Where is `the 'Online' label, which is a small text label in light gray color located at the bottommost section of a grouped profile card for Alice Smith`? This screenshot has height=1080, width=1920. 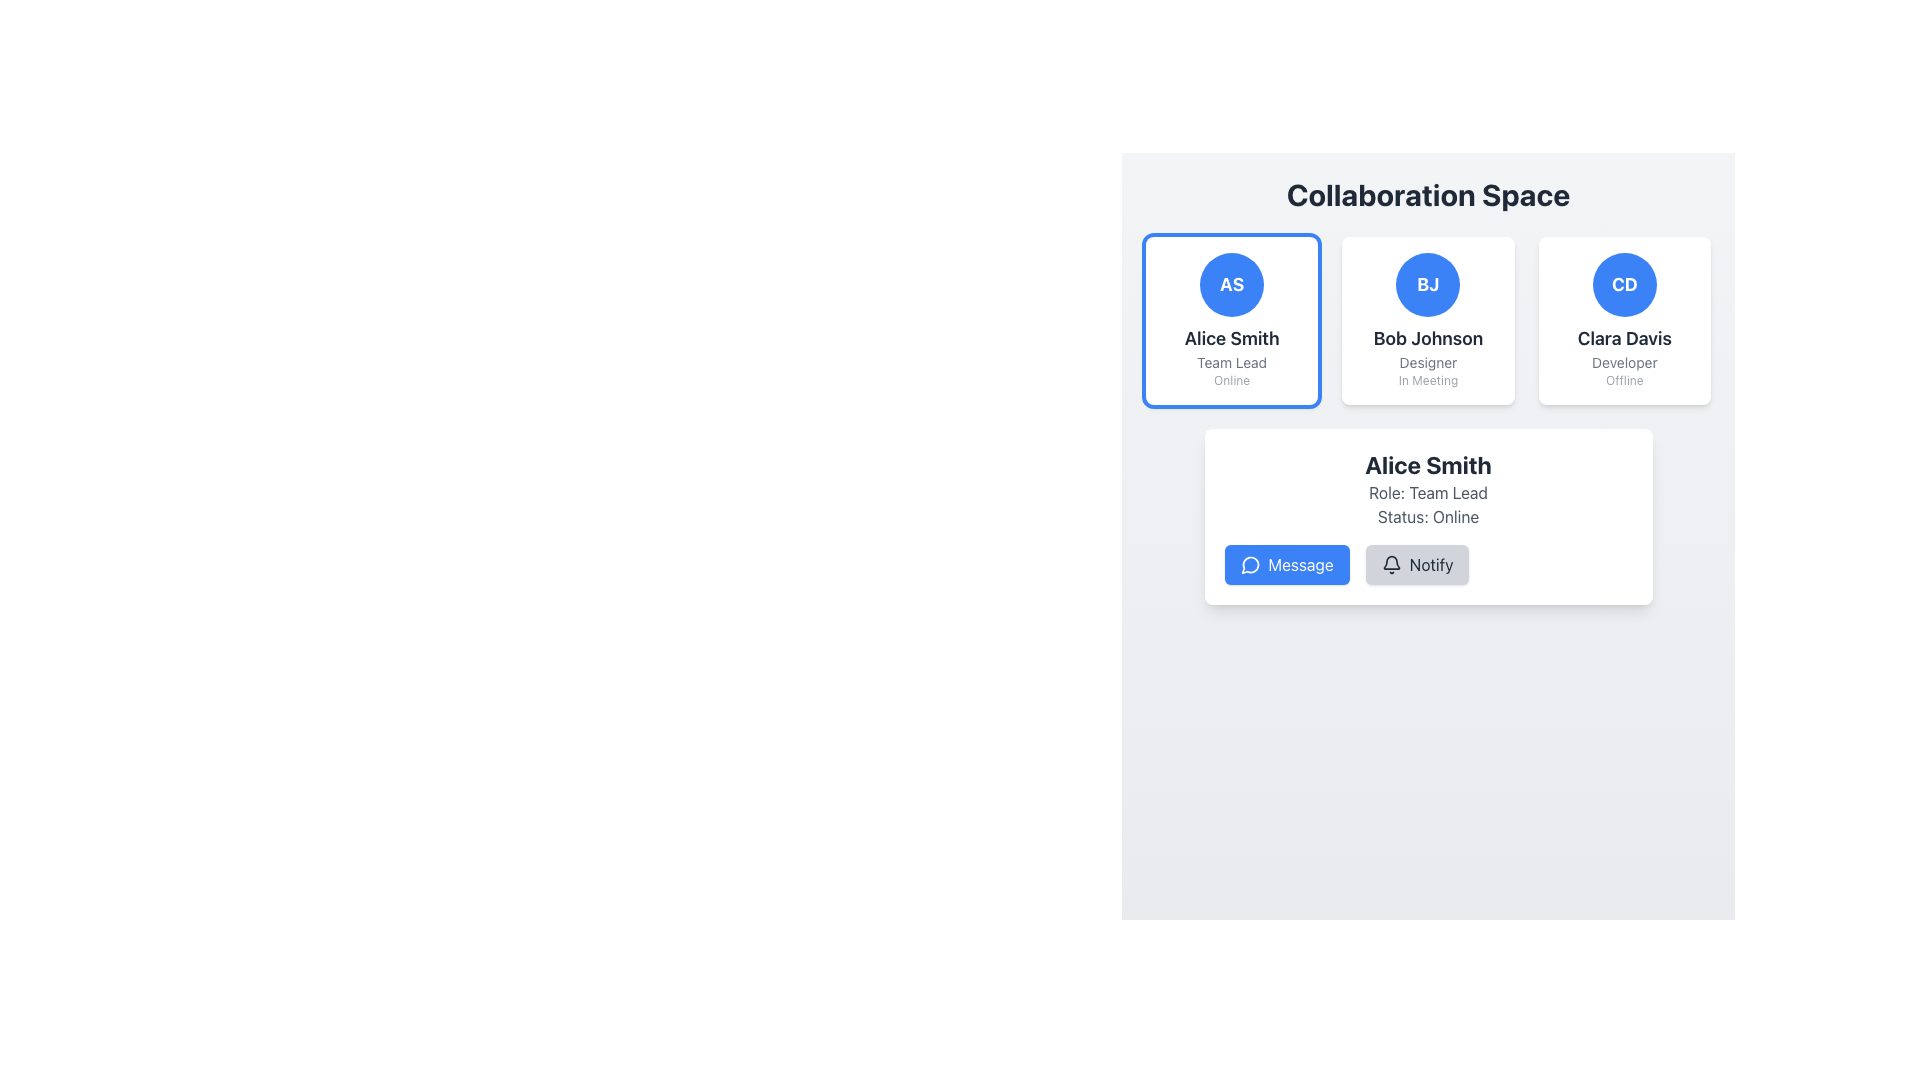
the 'Online' label, which is a small text label in light gray color located at the bottommost section of a grouped profile card for Alice Smith is located at coordinates (1231, 381).